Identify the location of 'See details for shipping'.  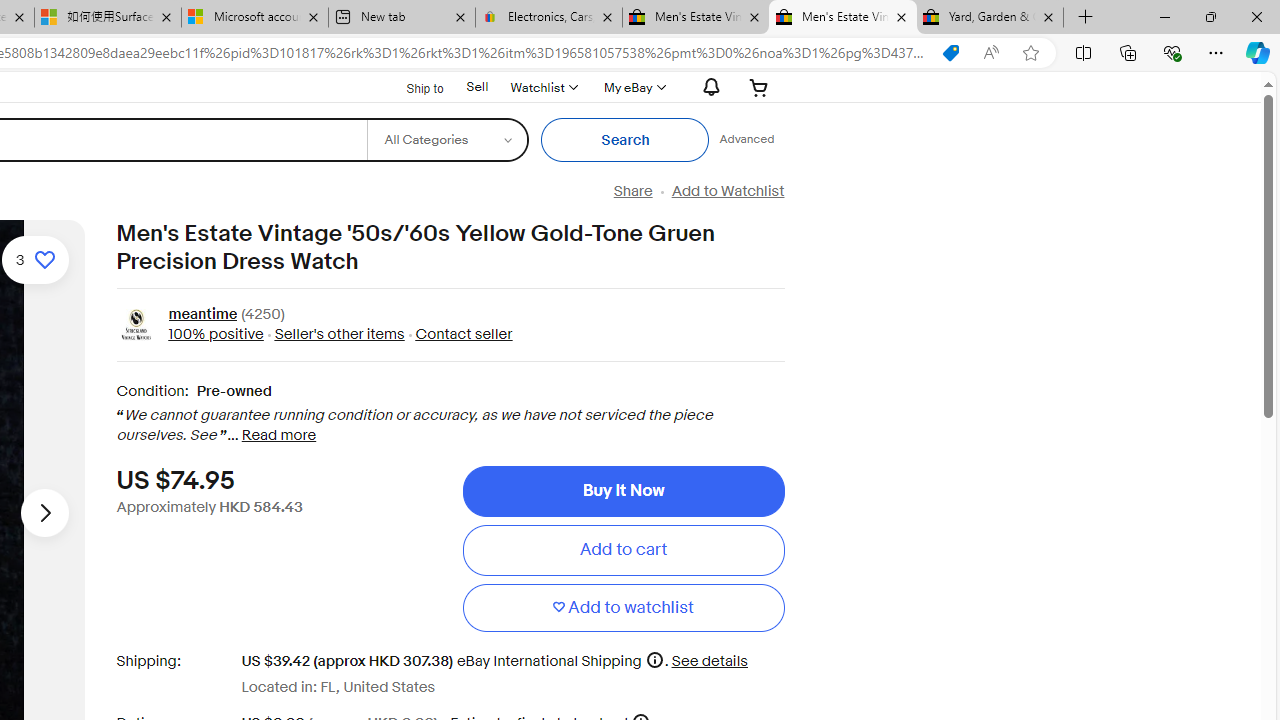
(709, 660).